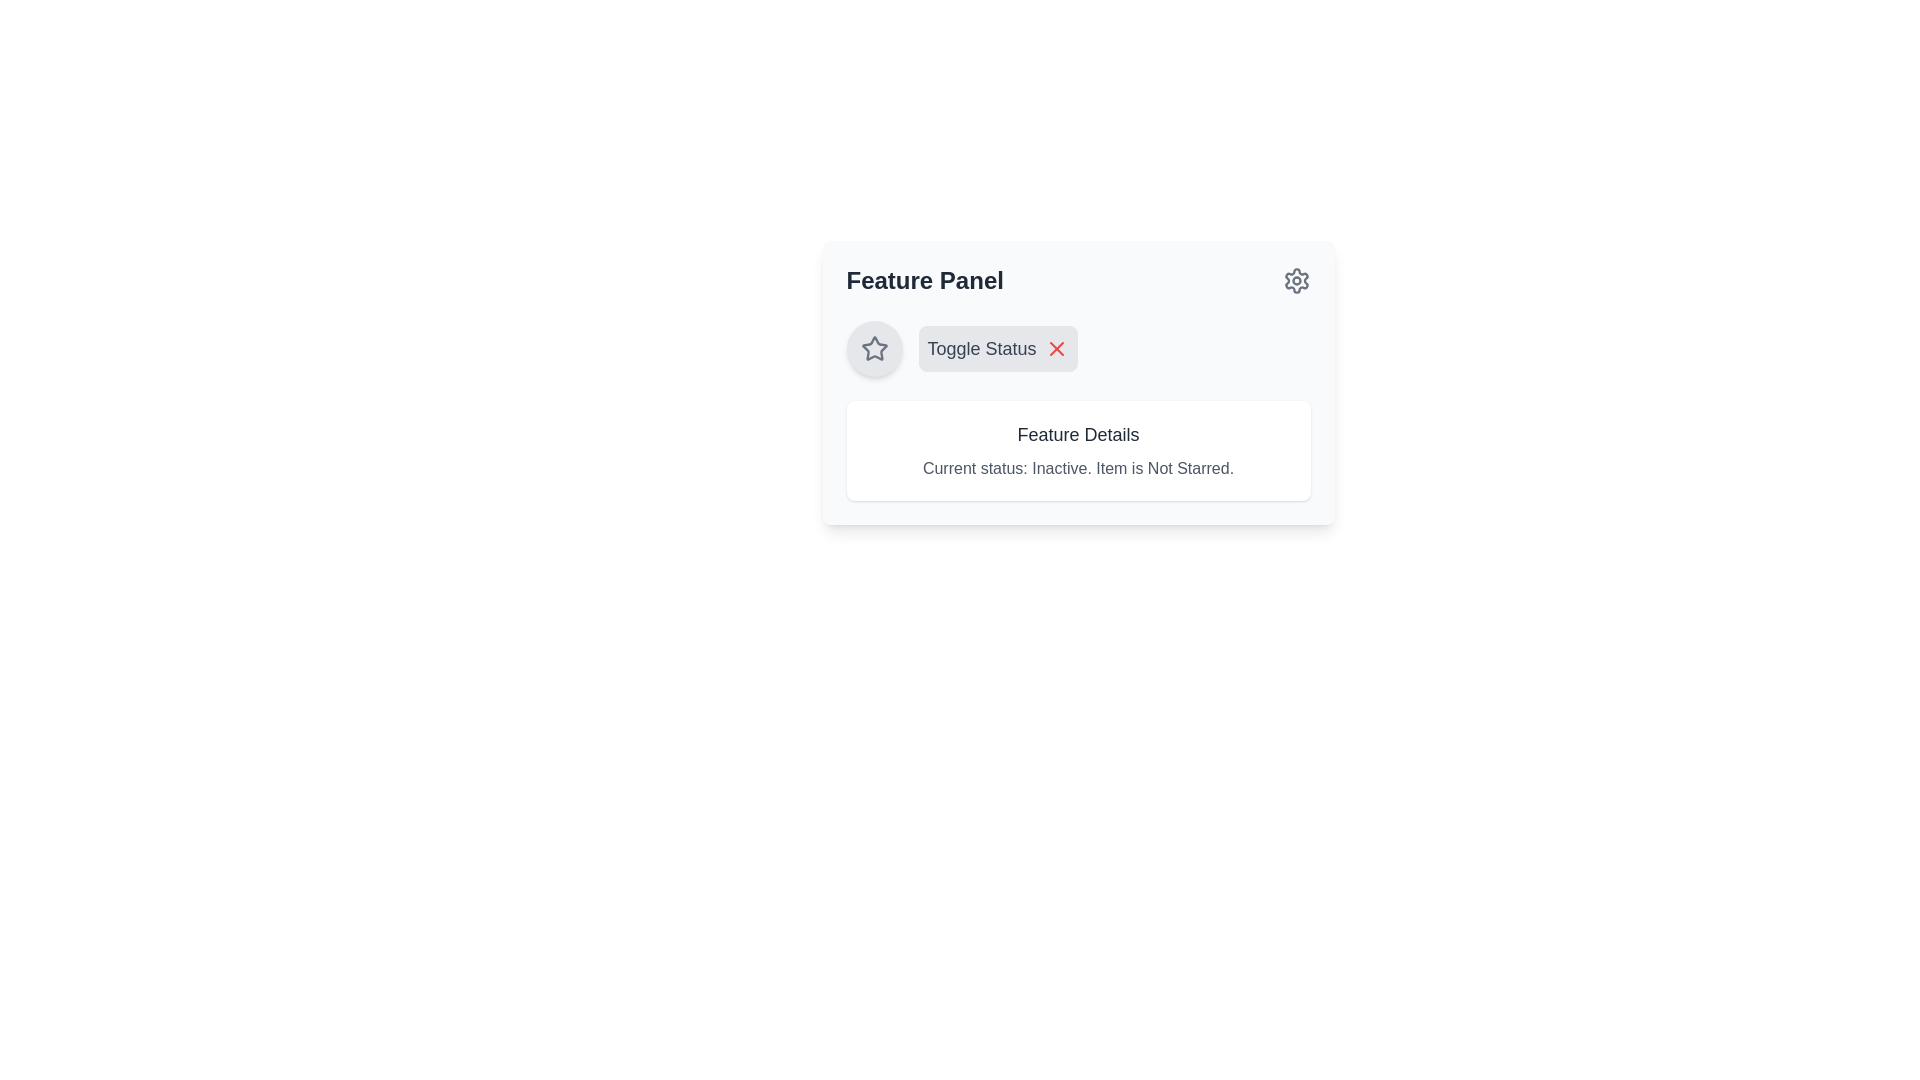 Image resolution: width=1920 pixels, height=1080 pixels. I want to click on the star-shaped icon with a hollow center and a gray outline located within the circular button to the left of the 'Toggle Status' text in the feature panel interface, so click(874, 347).